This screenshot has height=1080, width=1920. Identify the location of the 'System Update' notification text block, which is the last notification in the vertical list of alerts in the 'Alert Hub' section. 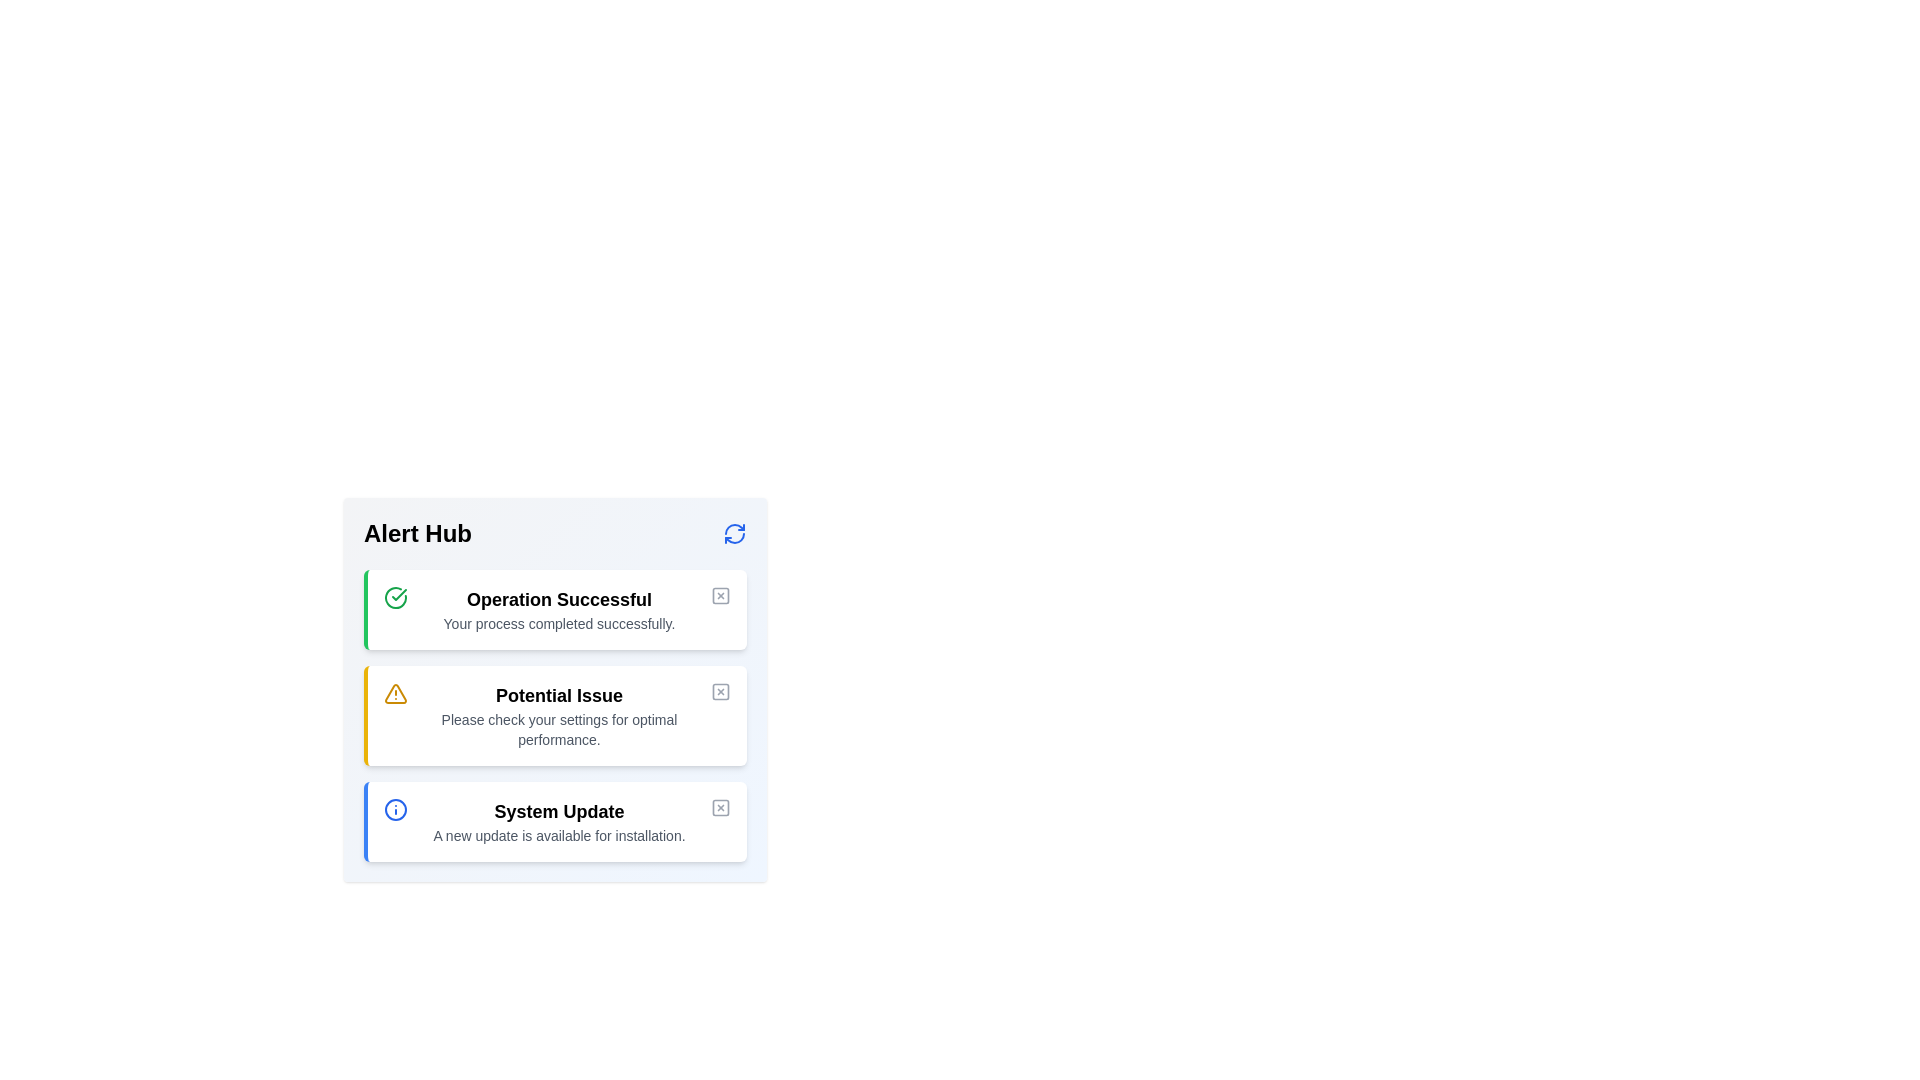
(559, 821).